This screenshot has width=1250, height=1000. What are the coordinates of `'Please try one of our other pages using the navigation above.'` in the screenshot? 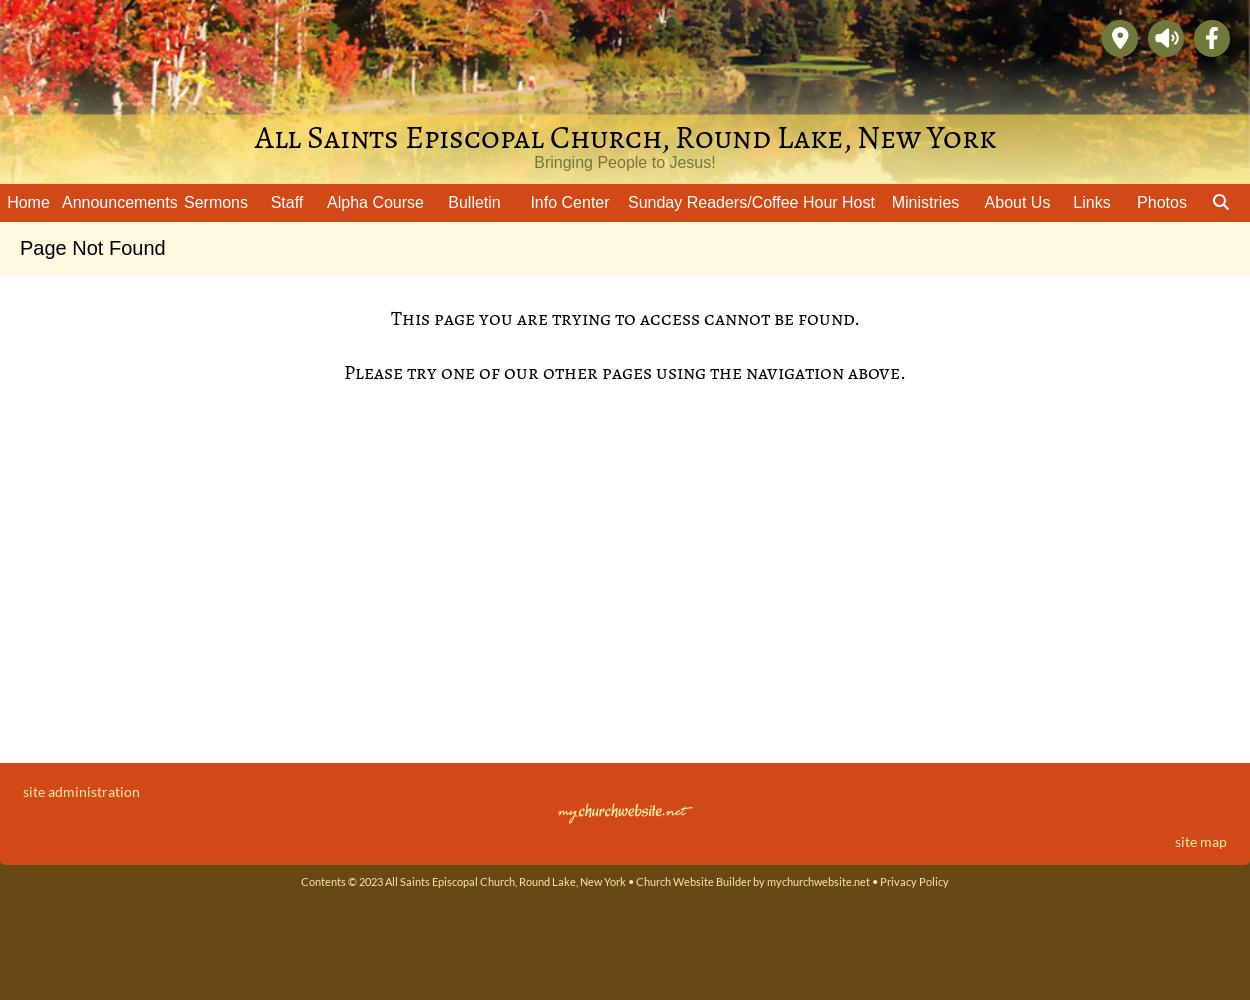 It's located at (625, 371).